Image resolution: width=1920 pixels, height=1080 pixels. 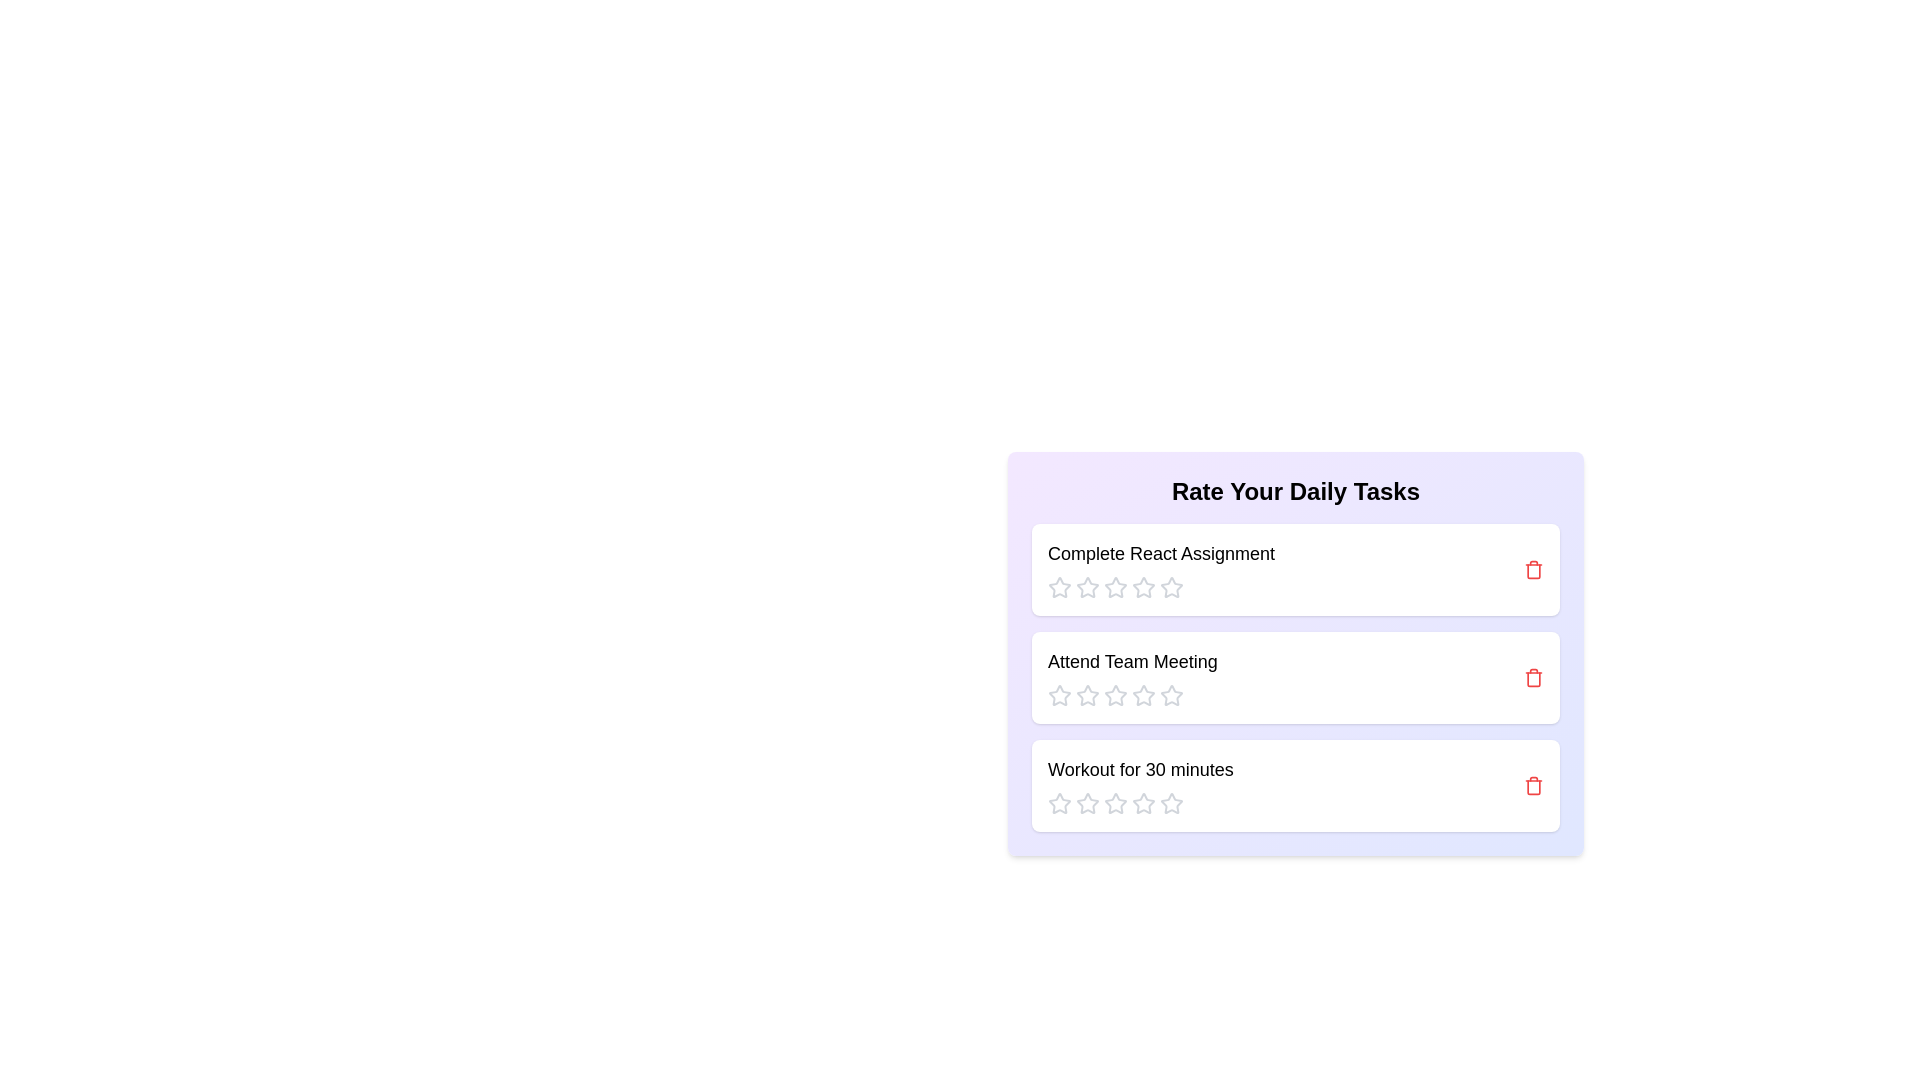 I want to click on the rating for a task to 4 stars by clicking the corresponding star icon, so click(x=1143, y=586).